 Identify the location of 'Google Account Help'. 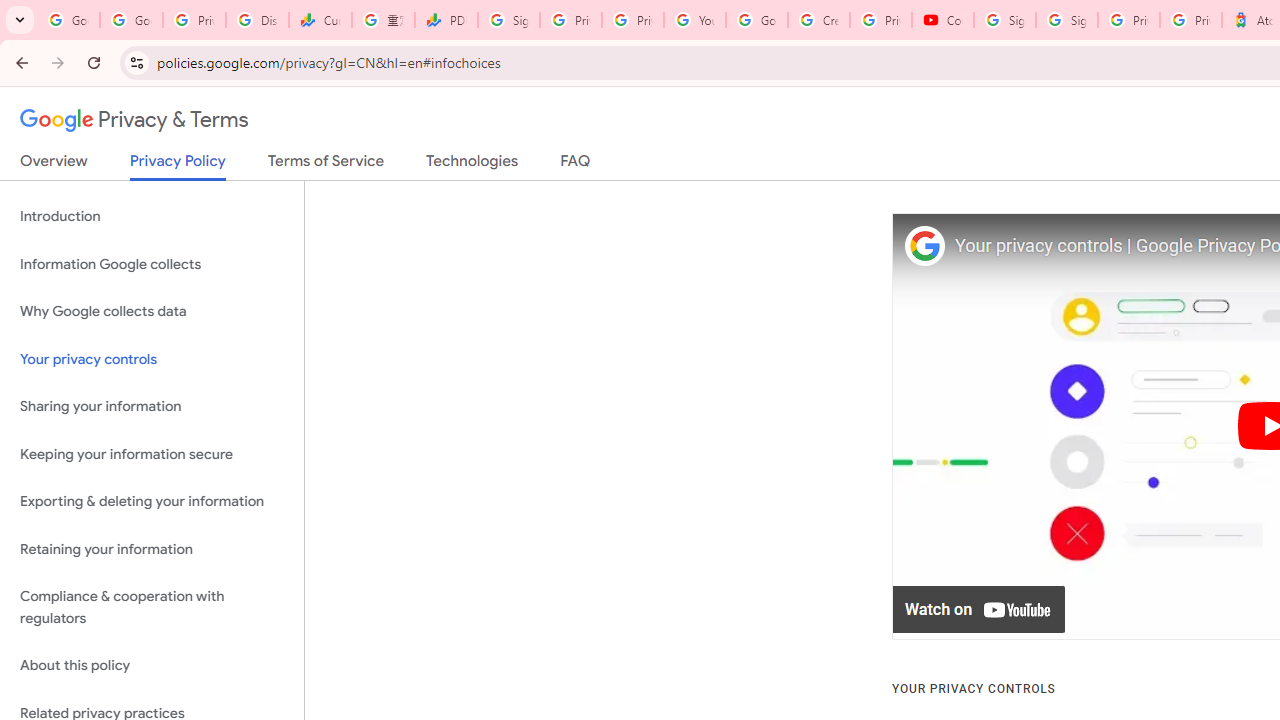
(756, 20).